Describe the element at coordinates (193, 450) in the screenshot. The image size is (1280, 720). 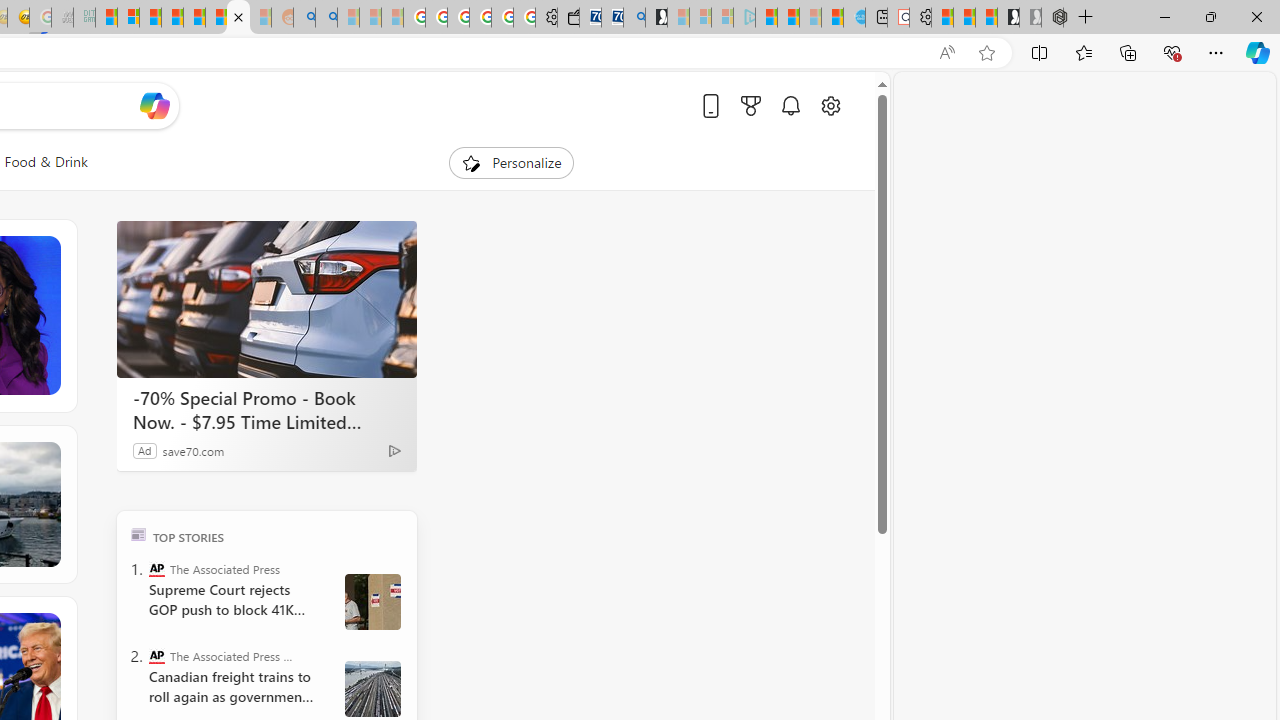
I see `'save70.com'` at that location.